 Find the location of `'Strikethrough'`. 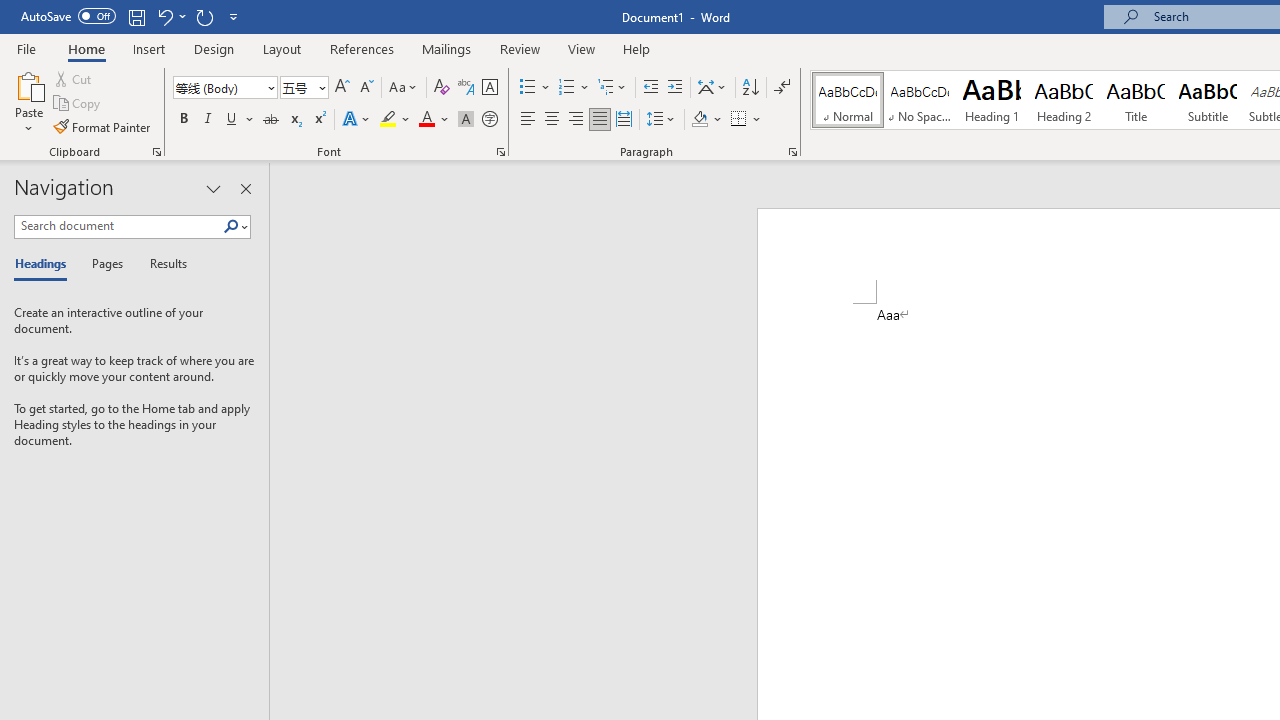

'Strikethrough' is located at coordinates (269, 119).